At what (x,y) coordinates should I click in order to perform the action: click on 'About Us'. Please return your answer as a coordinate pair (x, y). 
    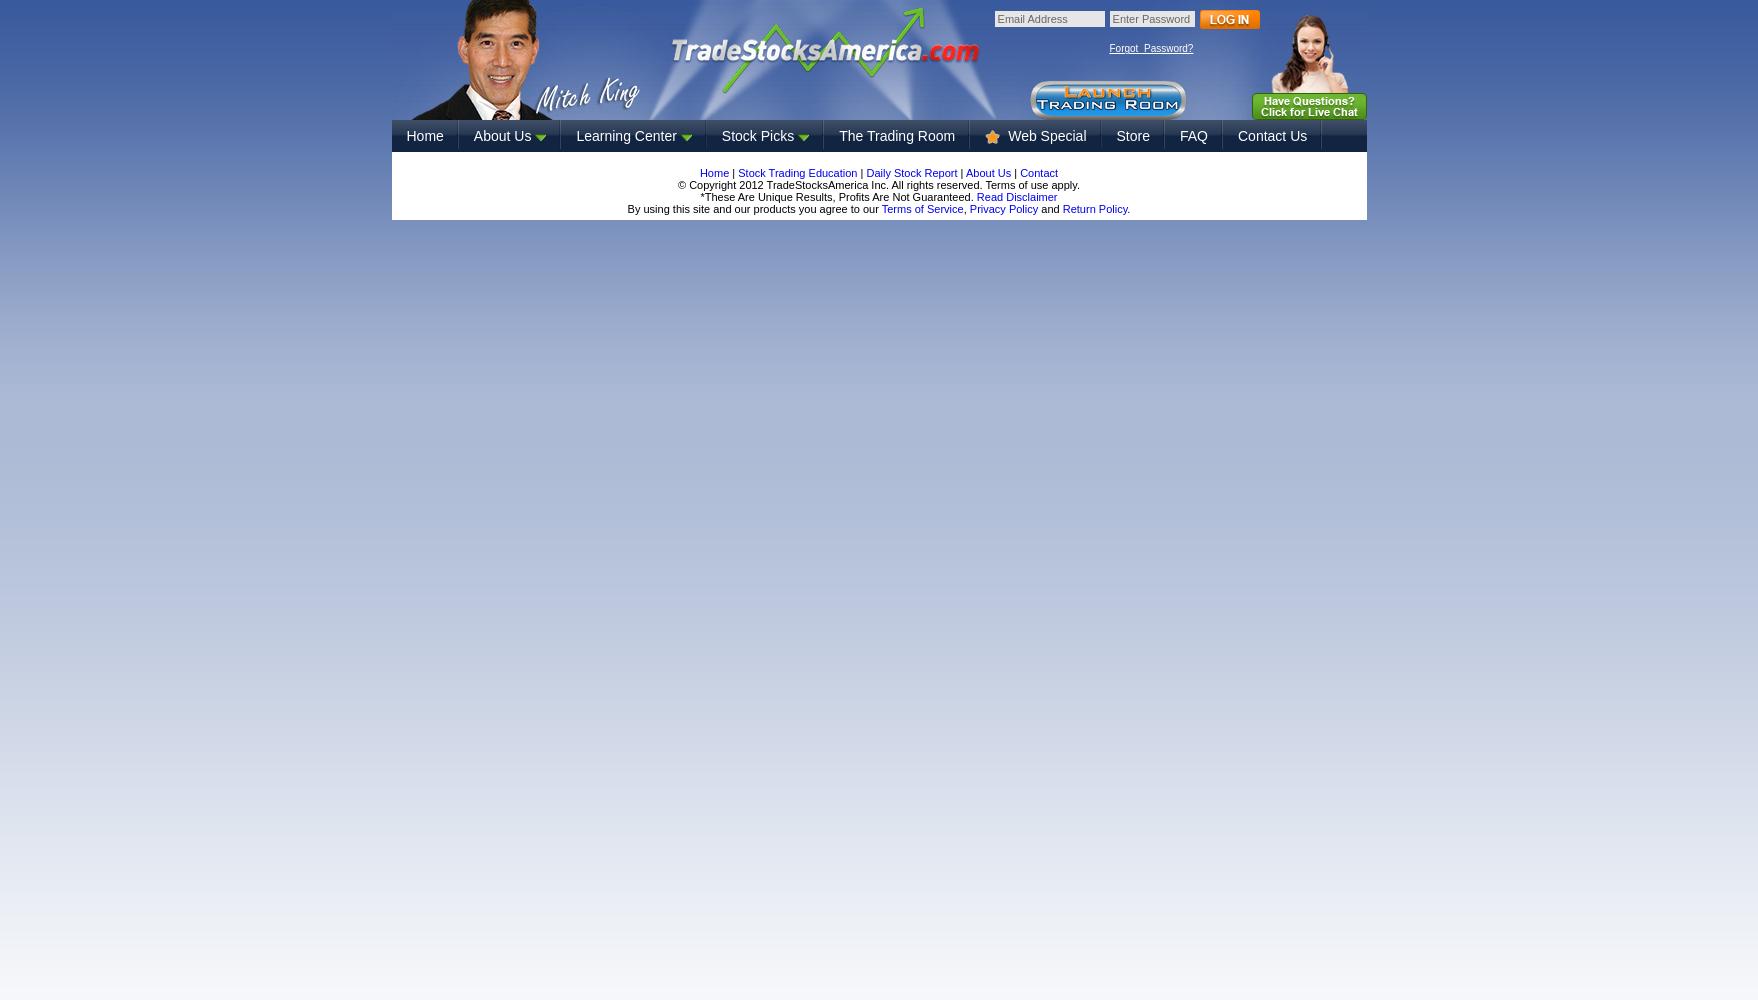
    Looking at the image, I should click on (987, 173).